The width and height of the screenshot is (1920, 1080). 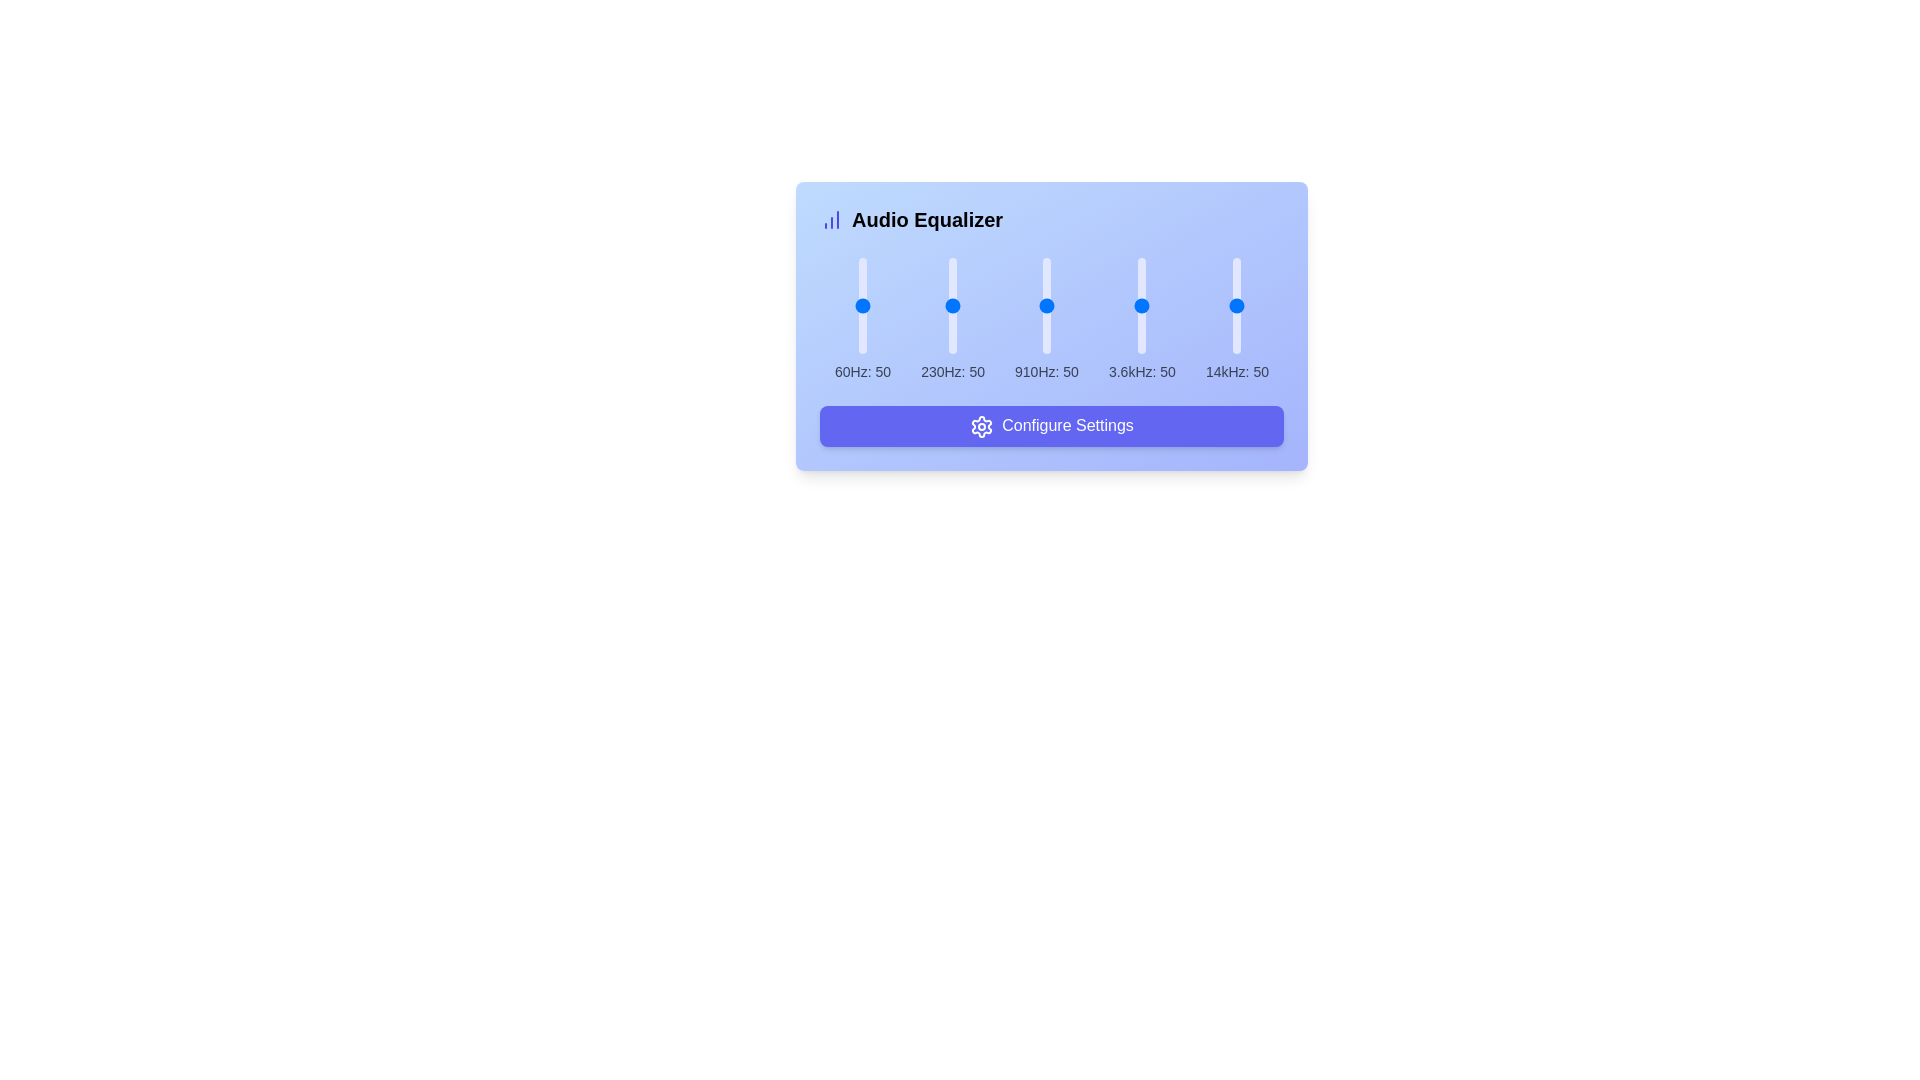 What do you see at coordinates (952, 306) in the screenshot?
I see `the 230Hz band value` at bounding box center [952, 306].